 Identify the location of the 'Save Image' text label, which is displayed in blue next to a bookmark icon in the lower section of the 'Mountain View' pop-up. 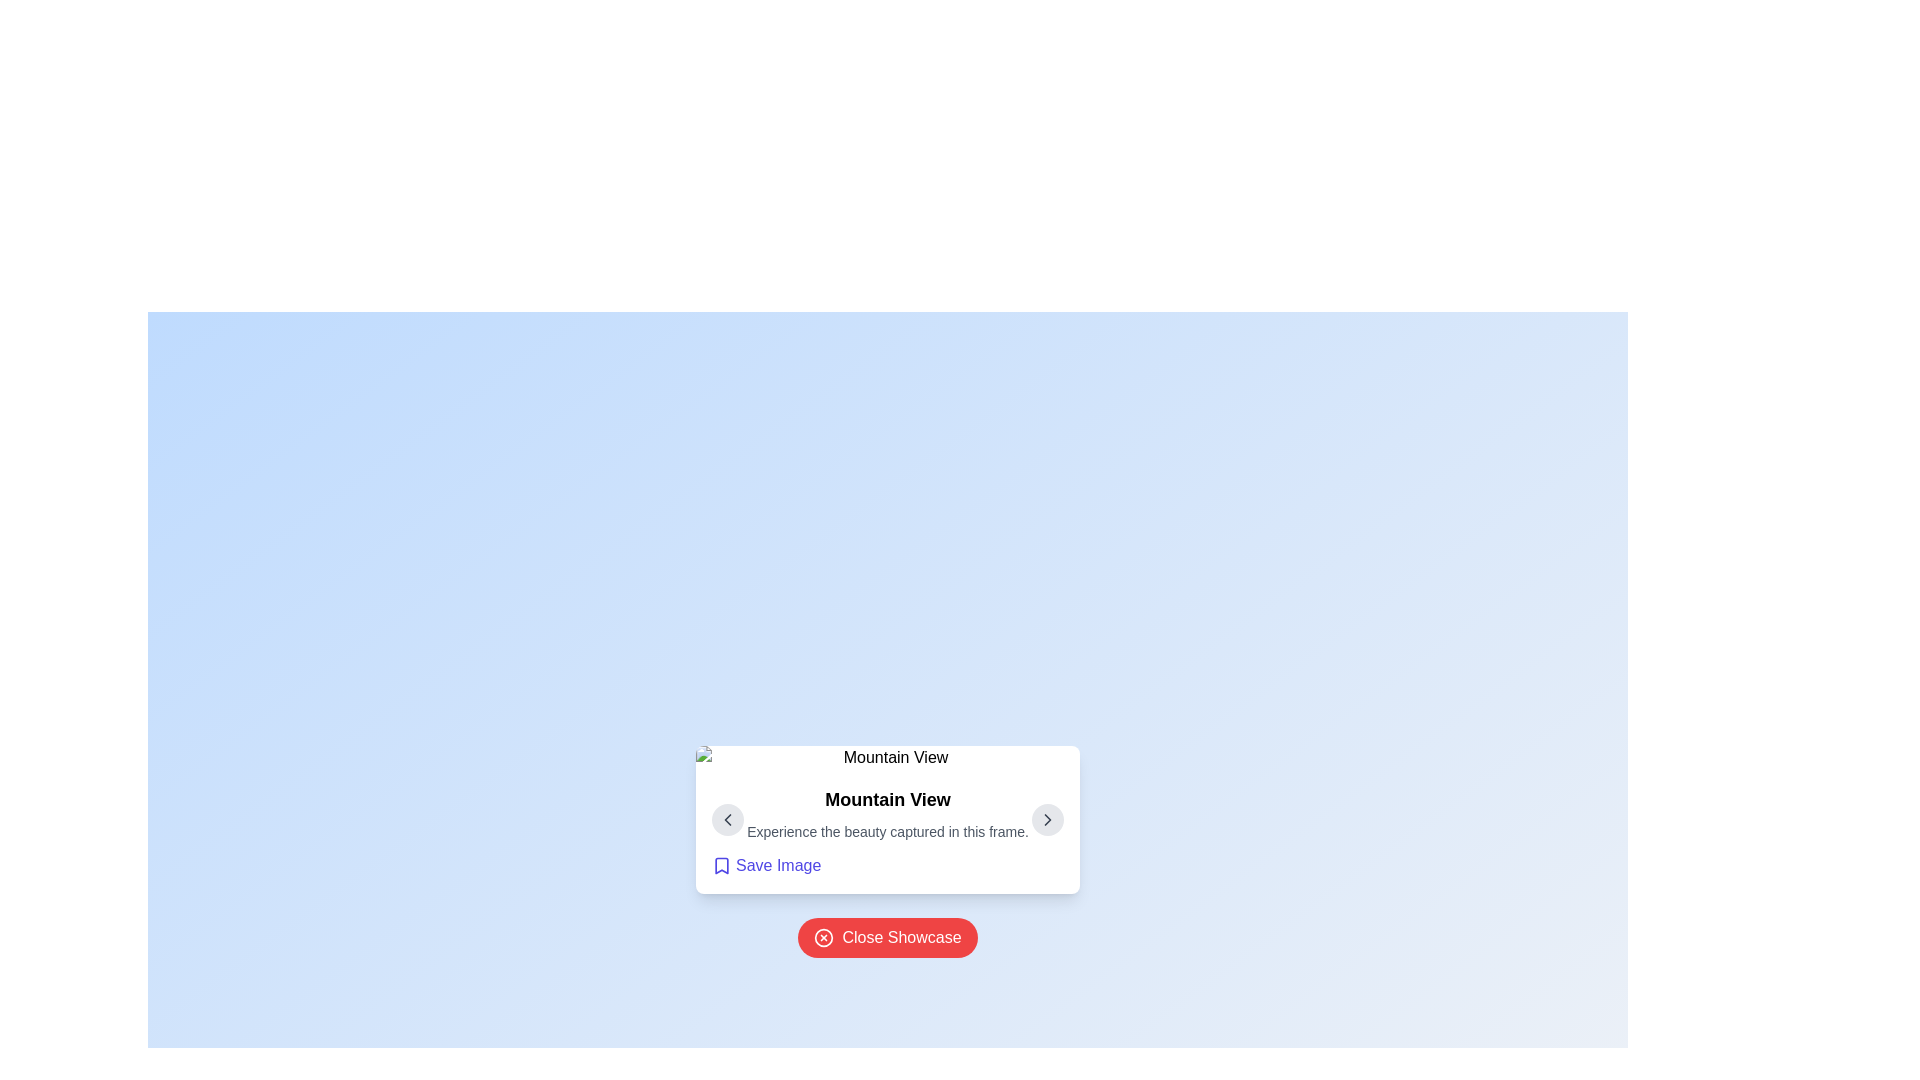
(777, 865).